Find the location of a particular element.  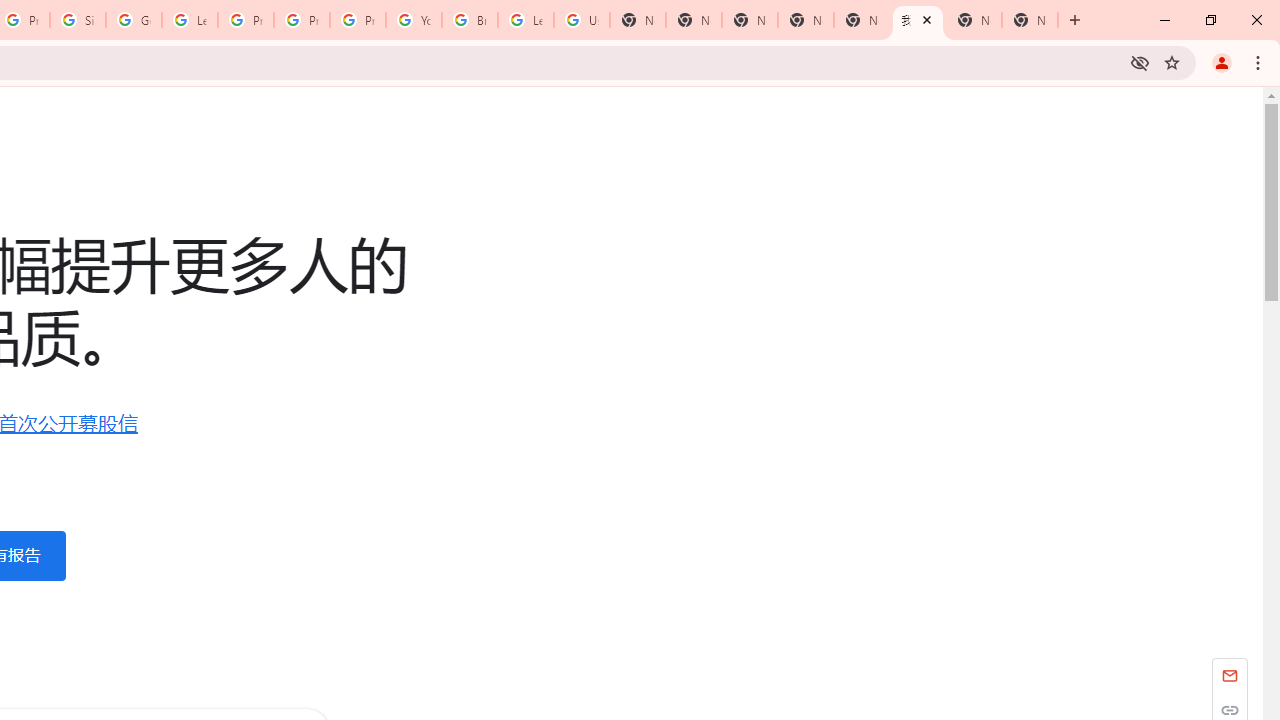

'Third-party cookies blocked' is located at coordinates (1139, 61).